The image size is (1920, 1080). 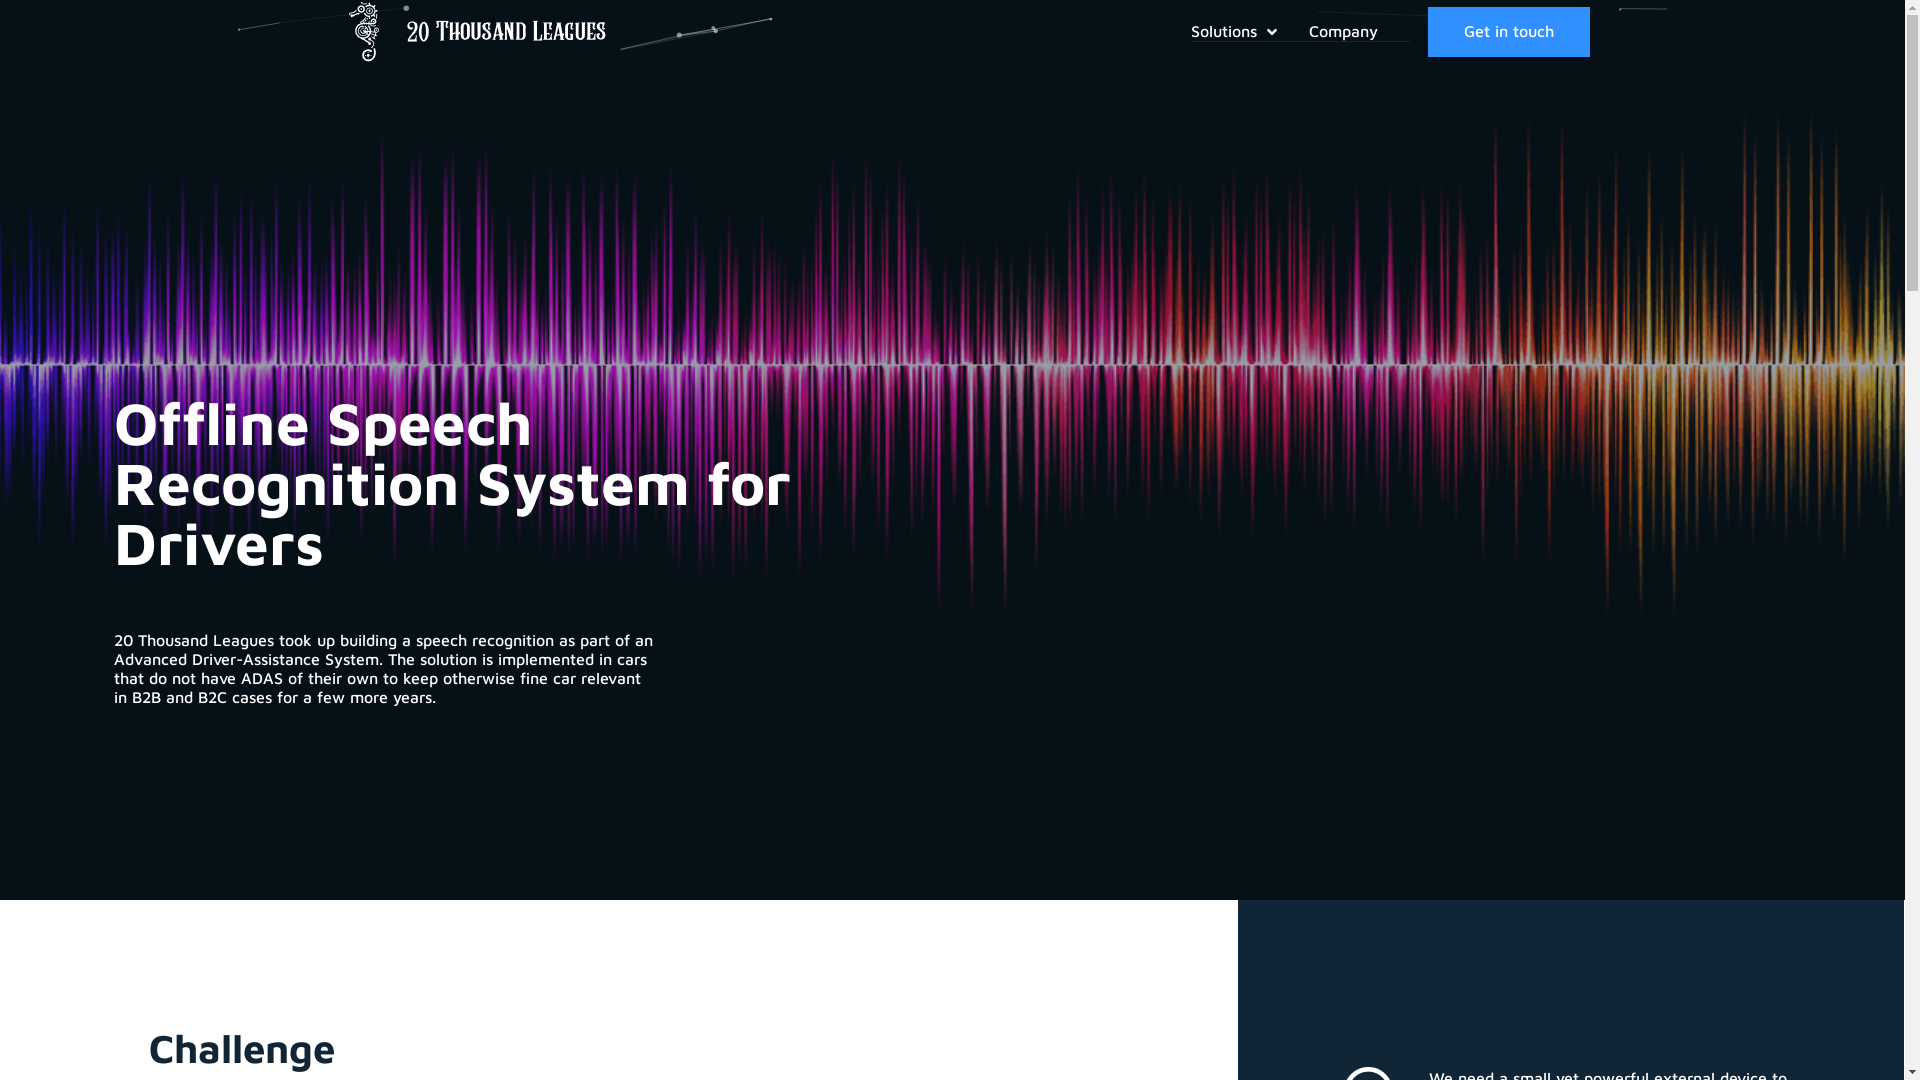 What do you see at coordinates (1309, 31) in the screenshot?
I see `'Company'` at bounding box center [1309, 31].